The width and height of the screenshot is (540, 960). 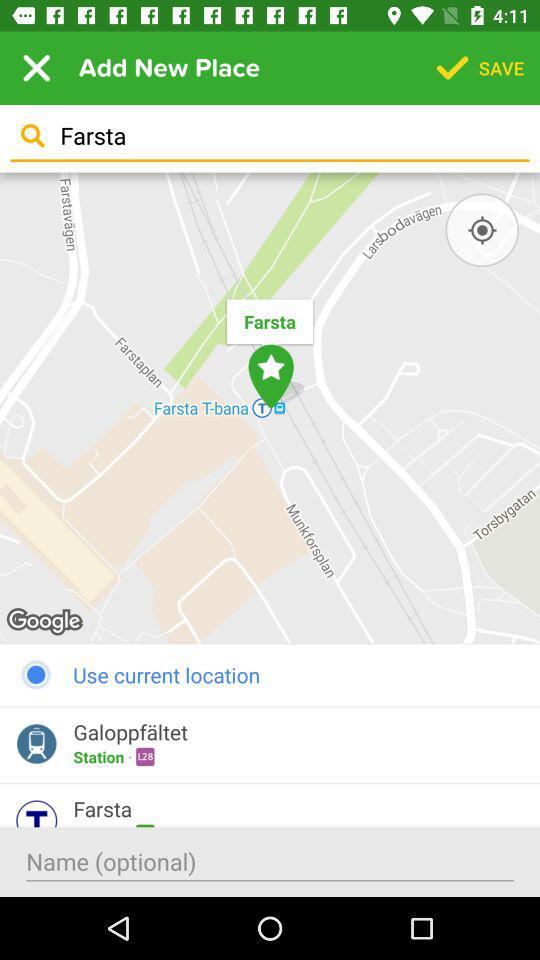 What do you see at coordinates (270, 407) in the screenshot?
I see `icon above the use current location icon` at bounding box center [270, 407].